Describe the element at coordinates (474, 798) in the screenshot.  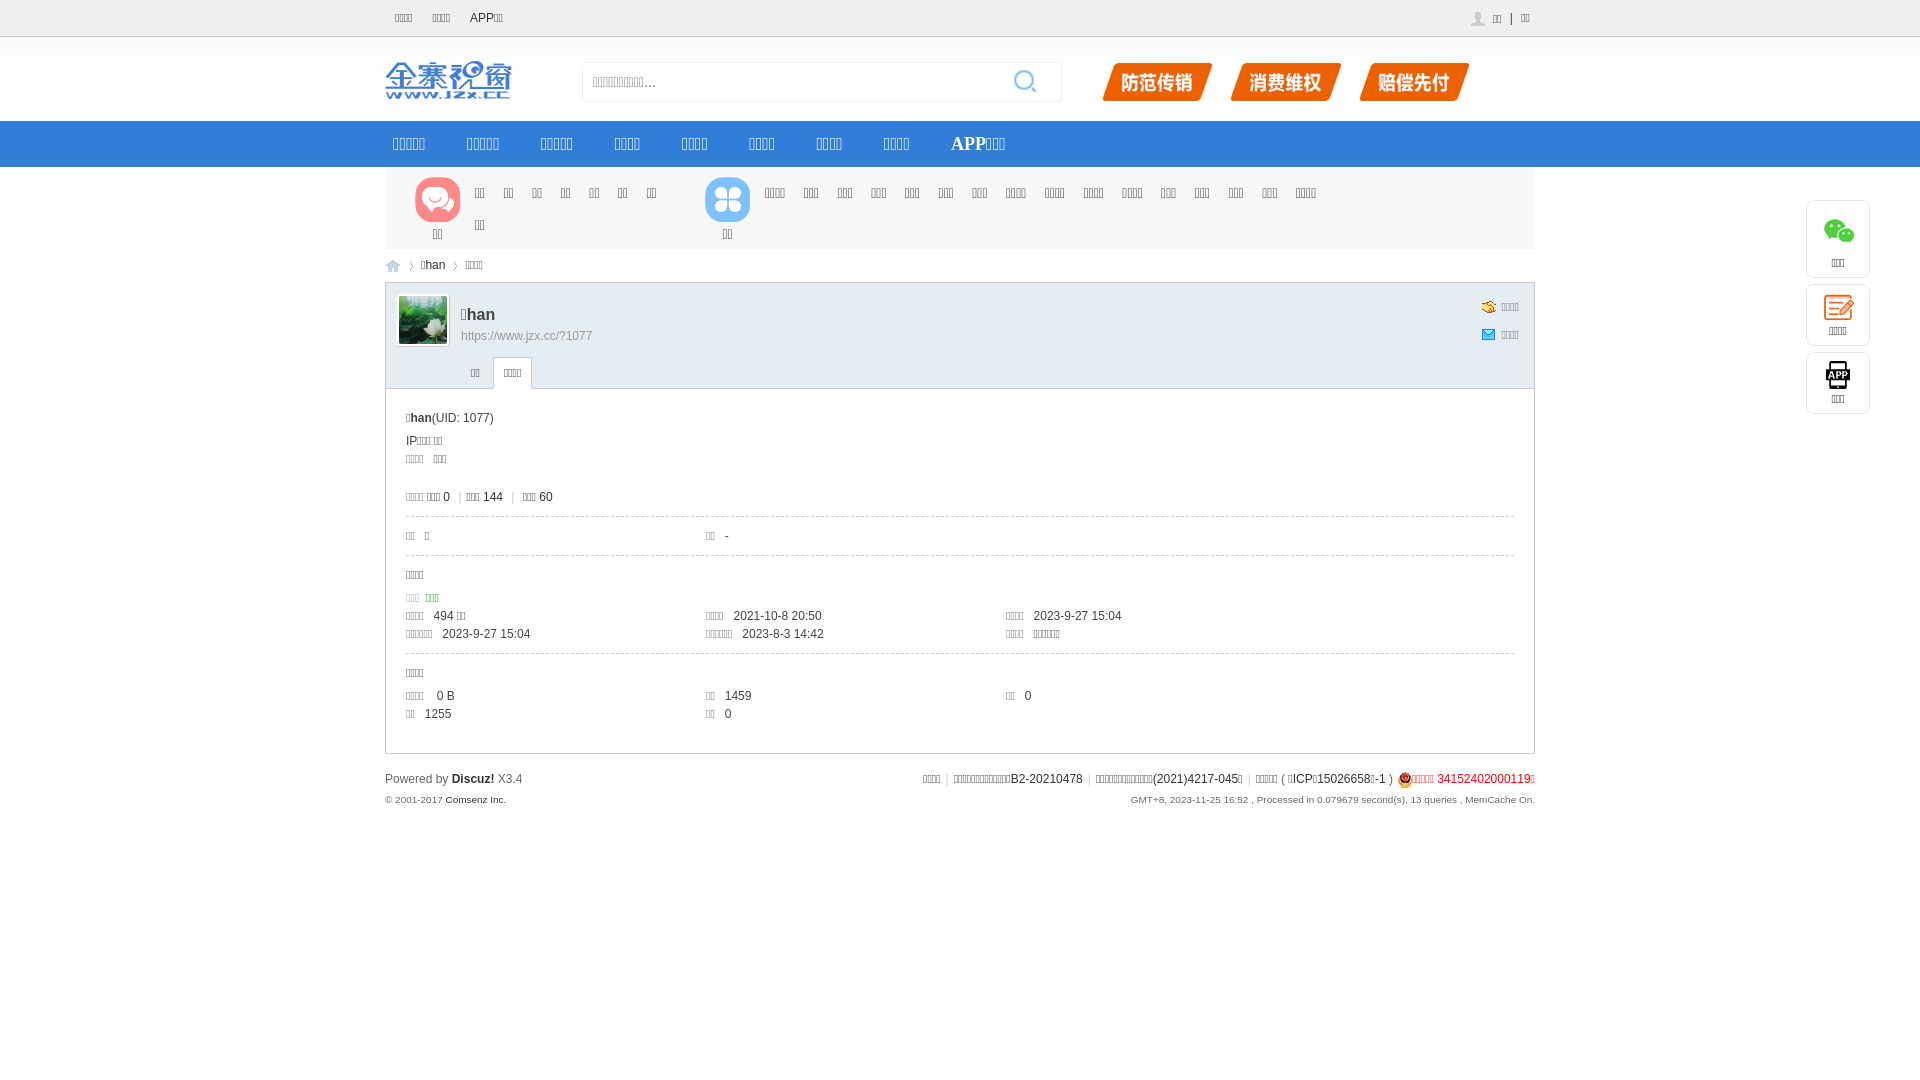
I see `'Comsenz Inc.'` at that location.